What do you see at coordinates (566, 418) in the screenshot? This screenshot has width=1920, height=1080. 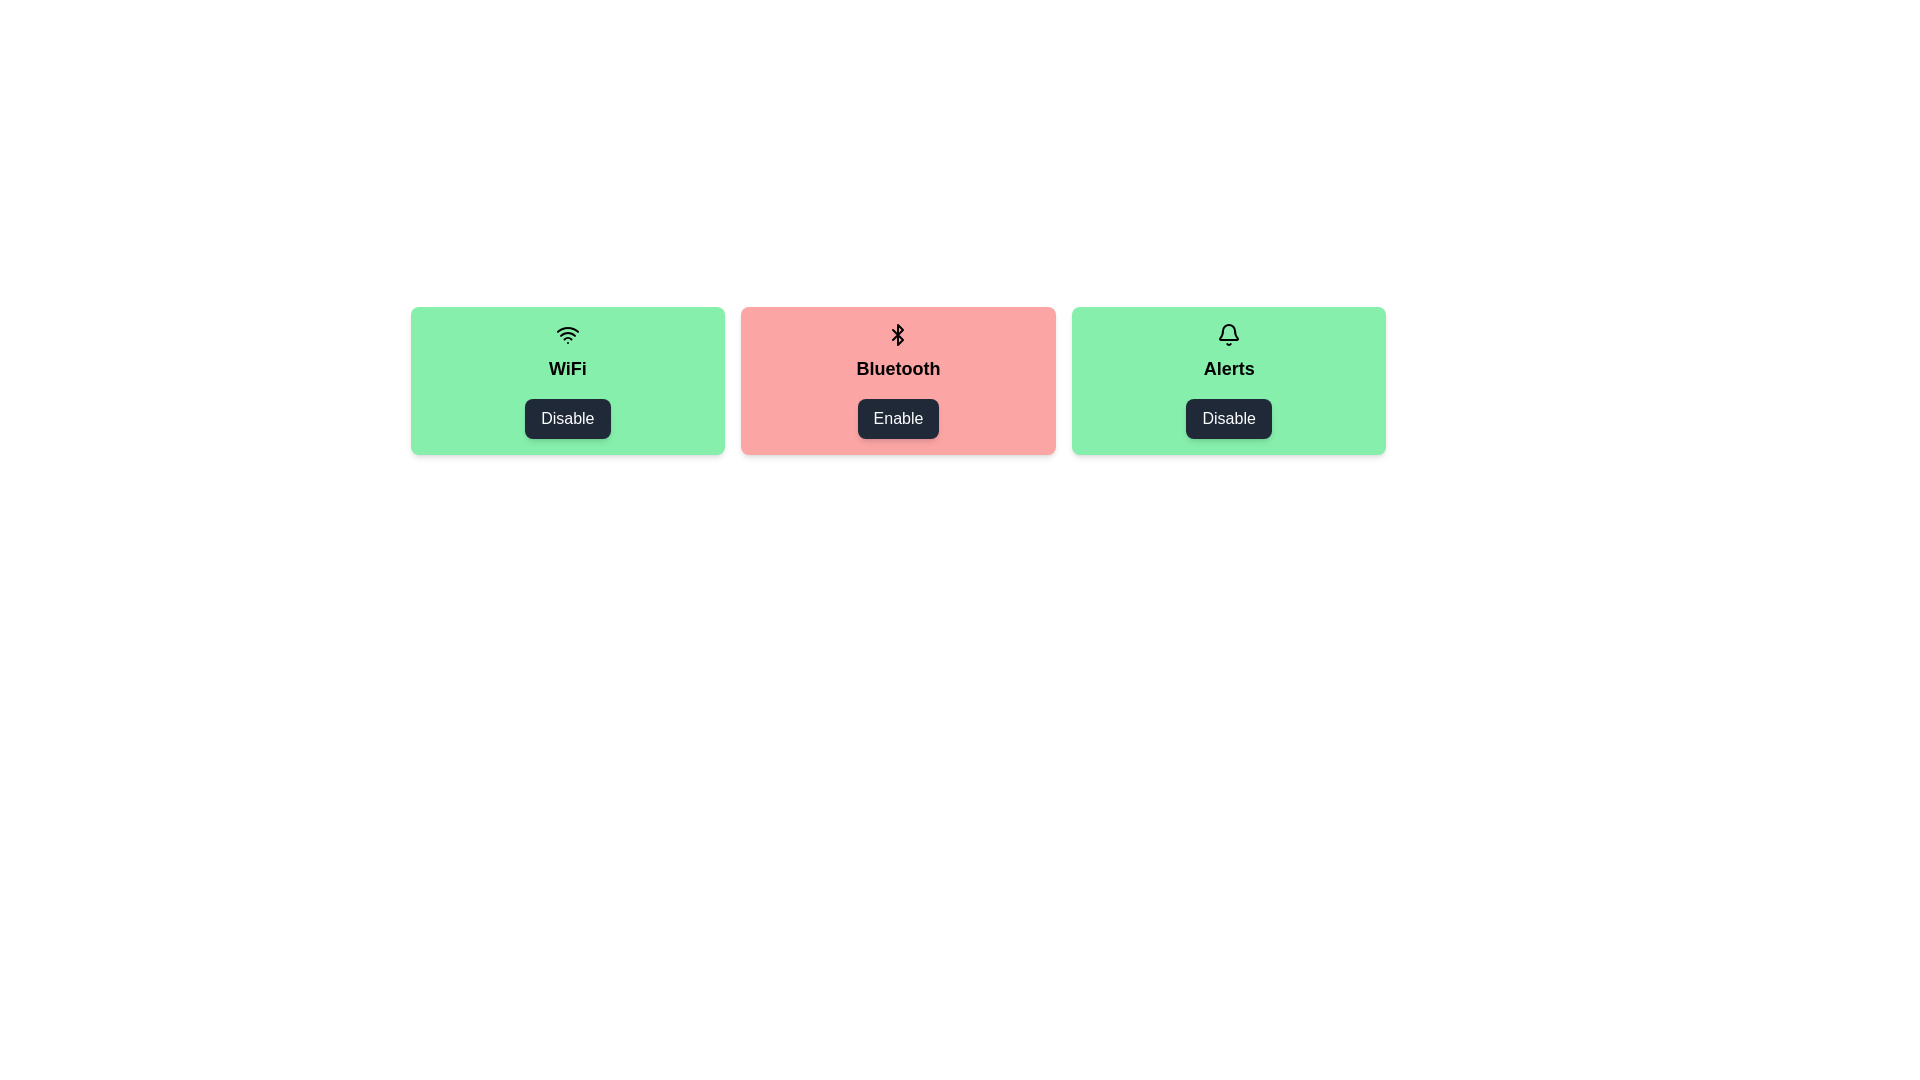 I see `the item labeled WiFi by clicking its button` at bounding box center [566, 418].